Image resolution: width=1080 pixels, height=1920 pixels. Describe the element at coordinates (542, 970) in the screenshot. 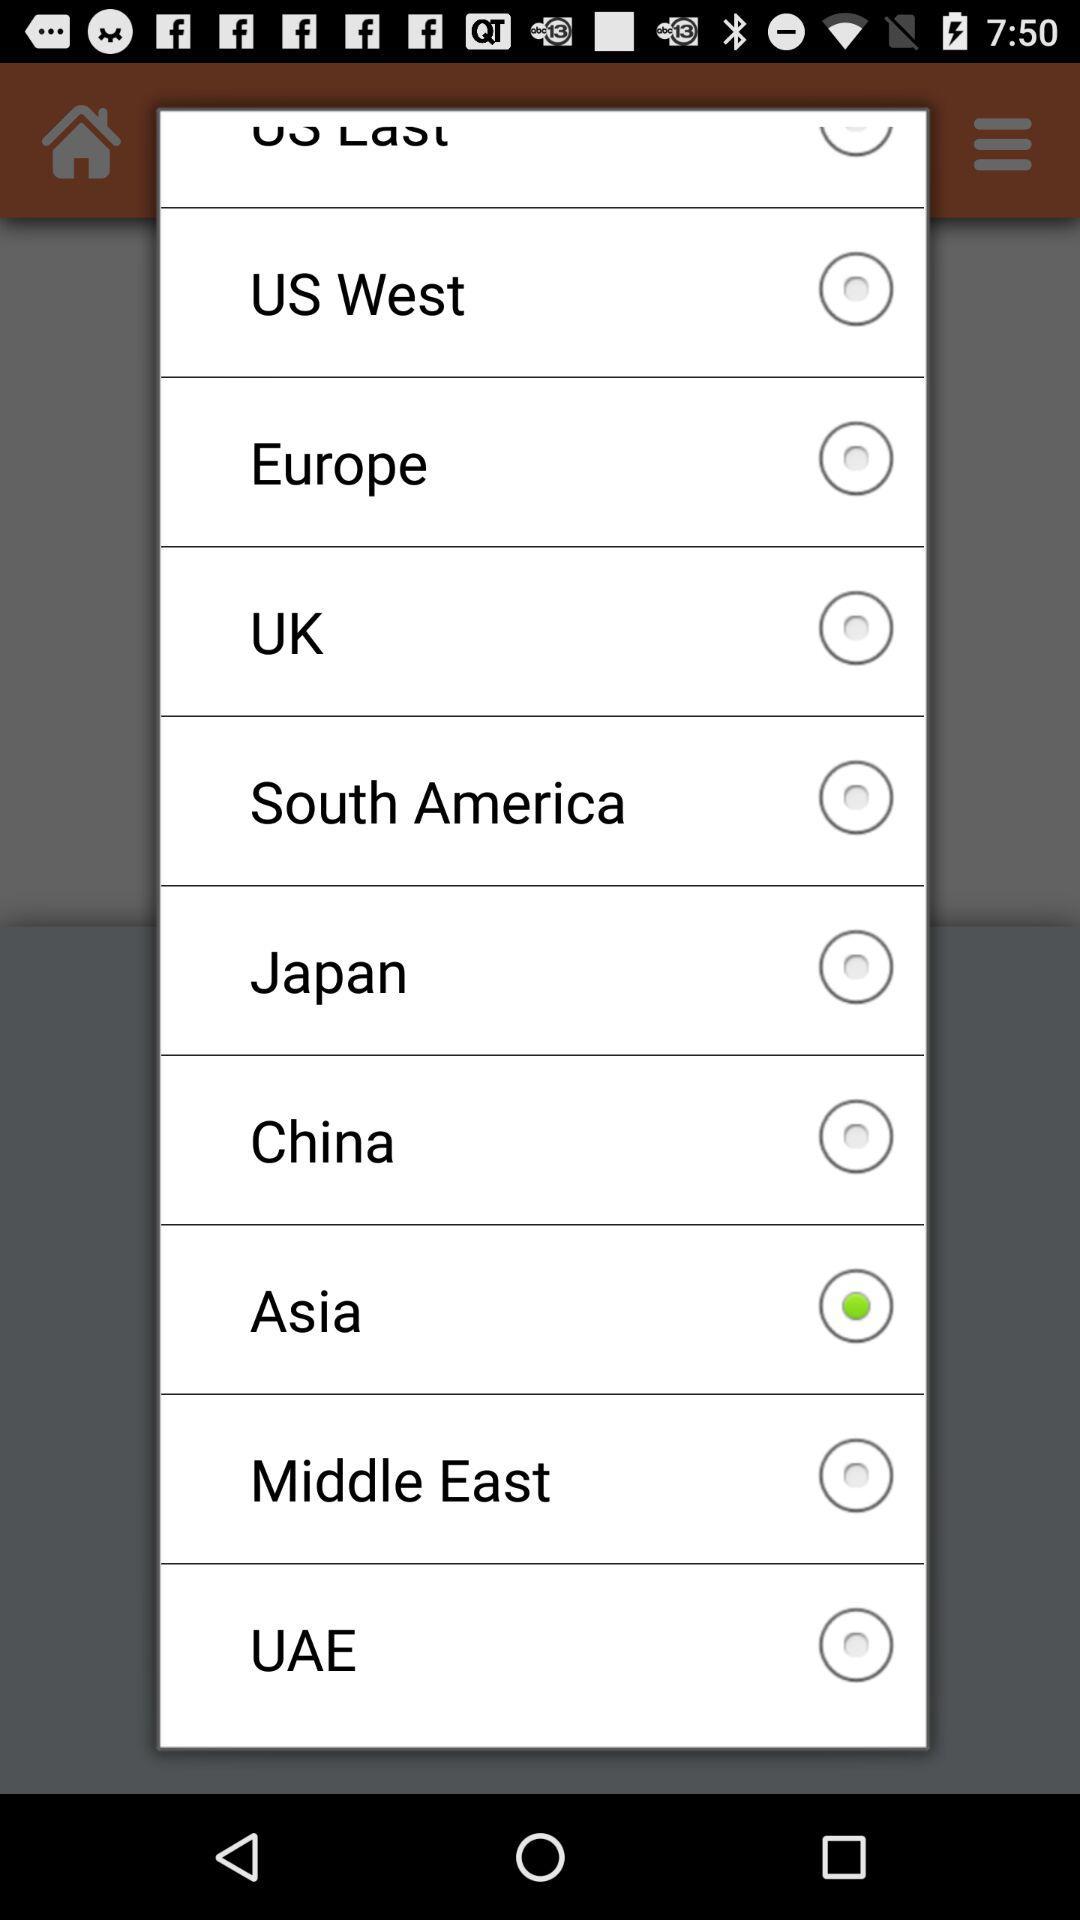

I see `the checkbox above     china` at that location.